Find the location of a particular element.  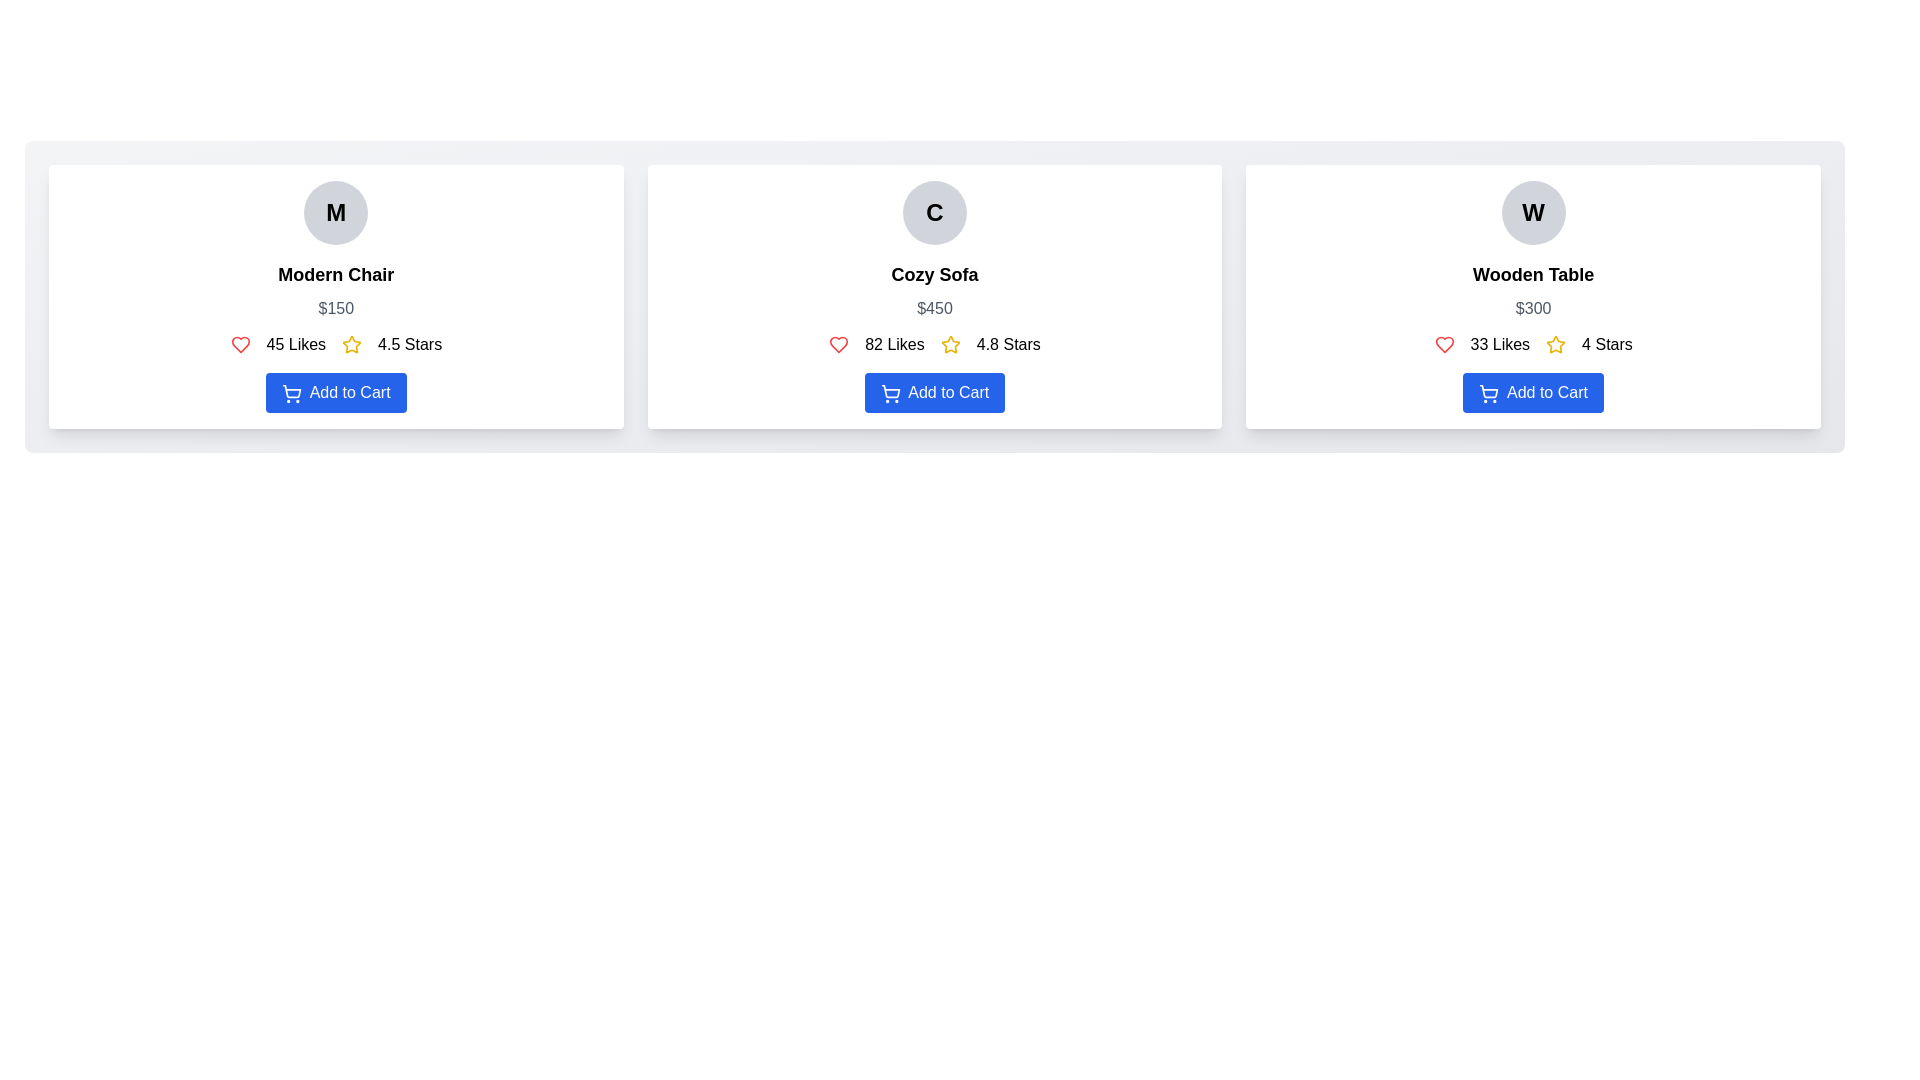

rating displayed as '4.8 Stars' in black text within the second product card, located underneath the product title and price, to understand the product's evaluation is located at coordinates (1008, 343).